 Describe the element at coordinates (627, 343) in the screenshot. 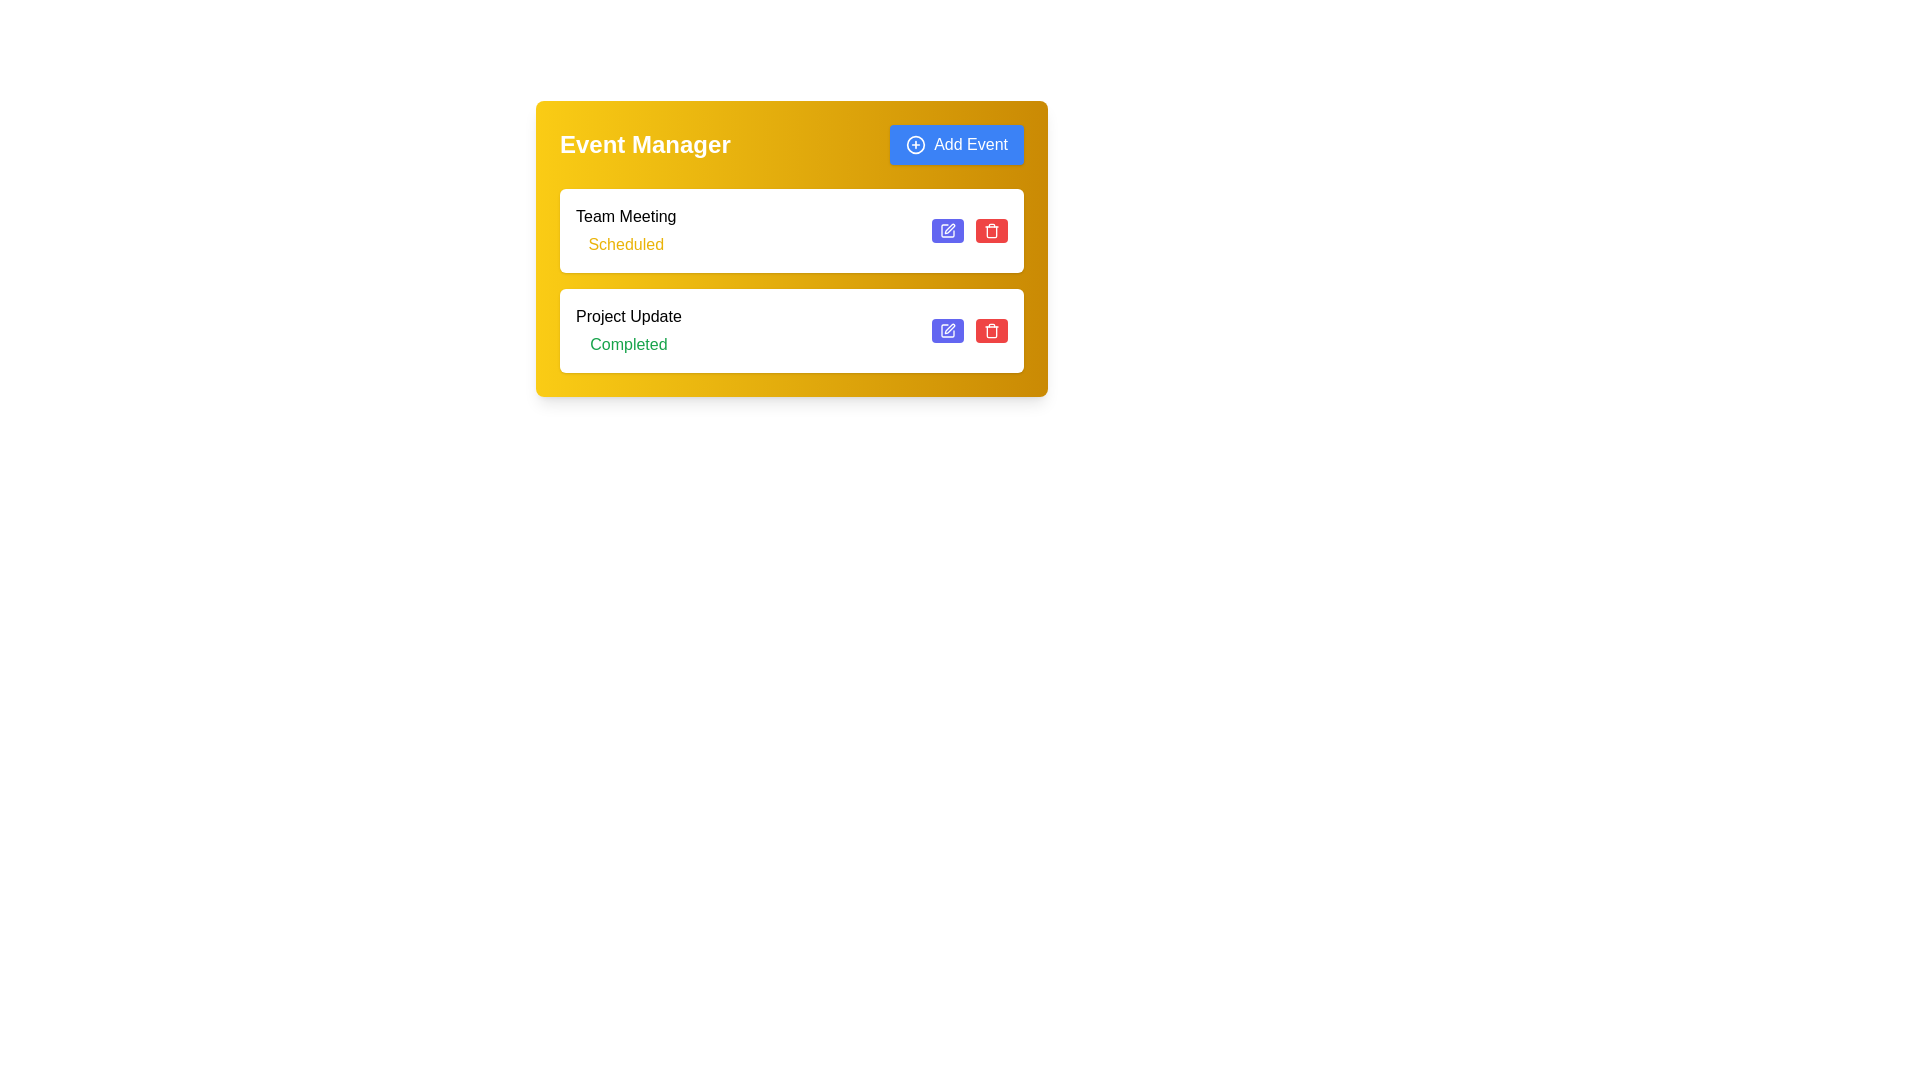

I see `the 'Completed' status label displayed in green font, located beneath the 'Project Update' heading in the event manager interface` at that location.